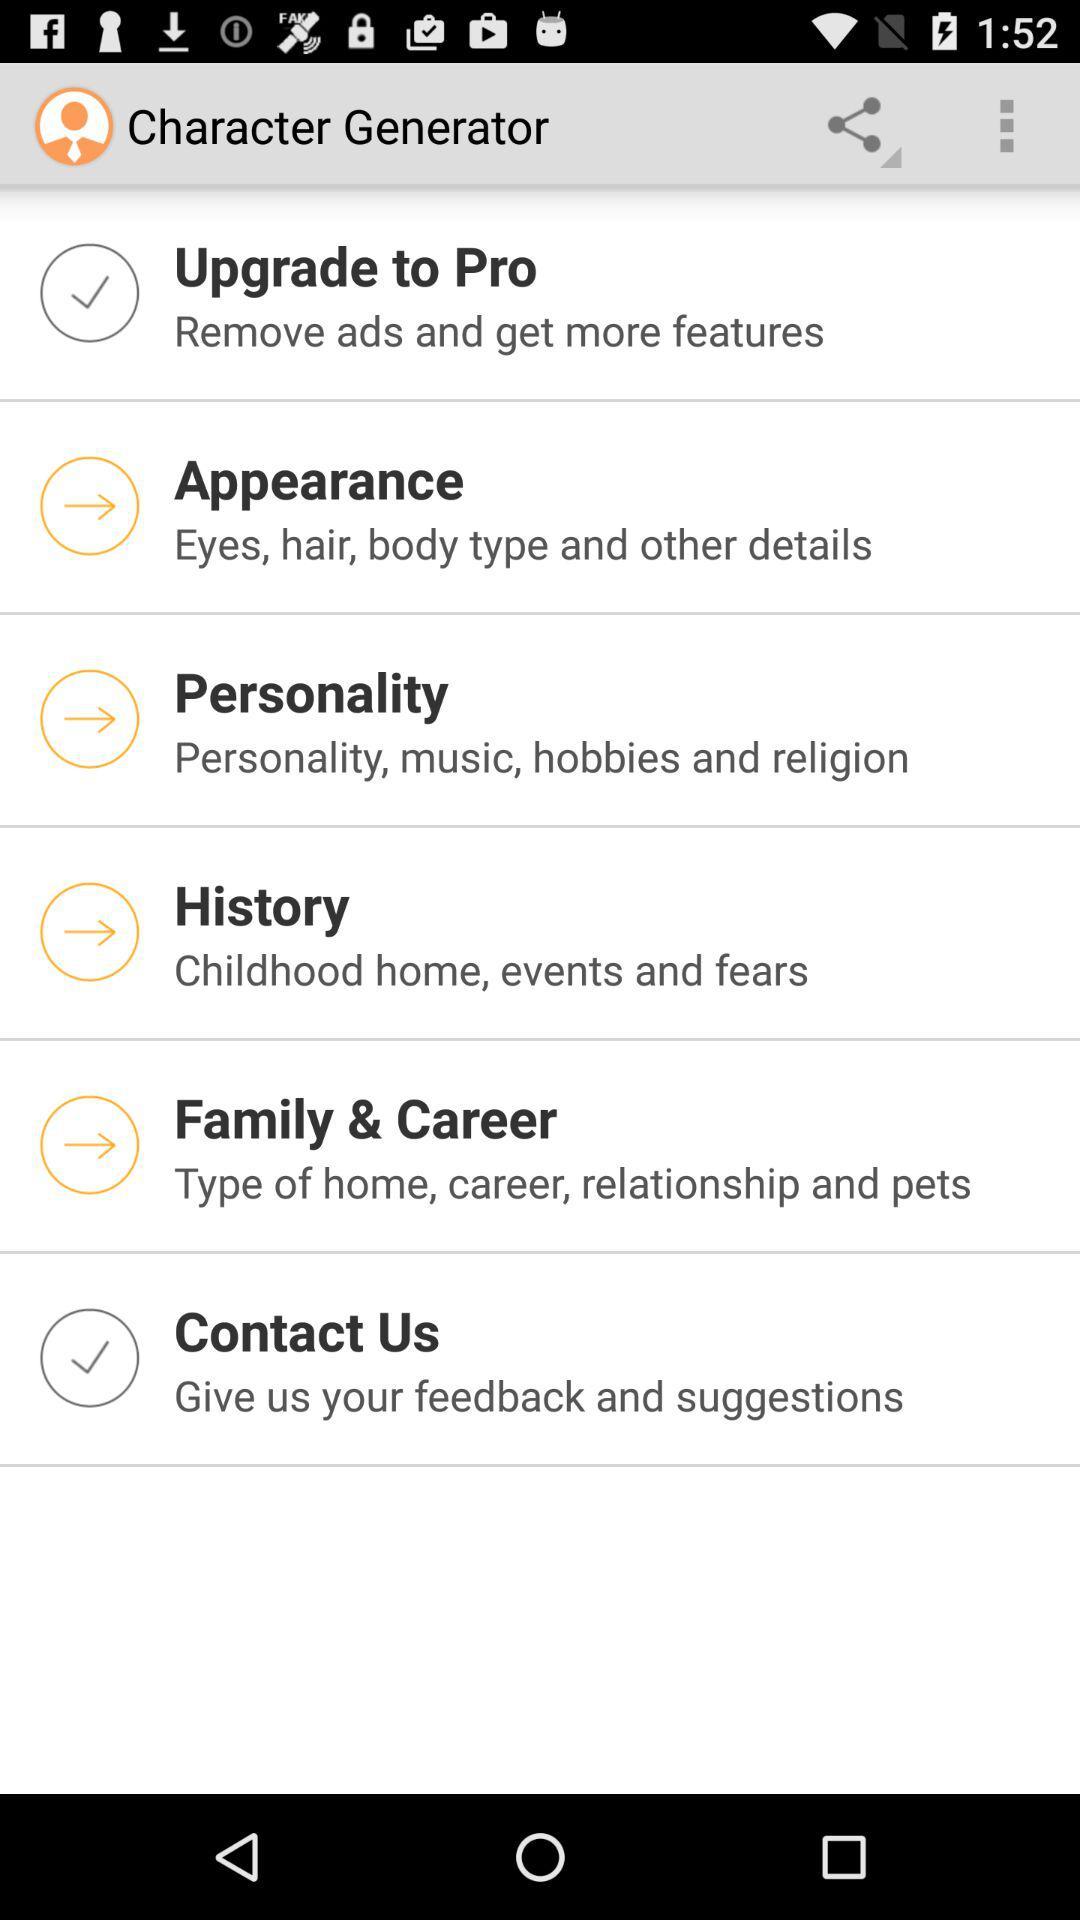 The width and height of the screenshot is (1080, 1920). What do you see at coordinates (613, 1330) in the screenshot?
I see `contact us` at bounding box center [613, 1330].